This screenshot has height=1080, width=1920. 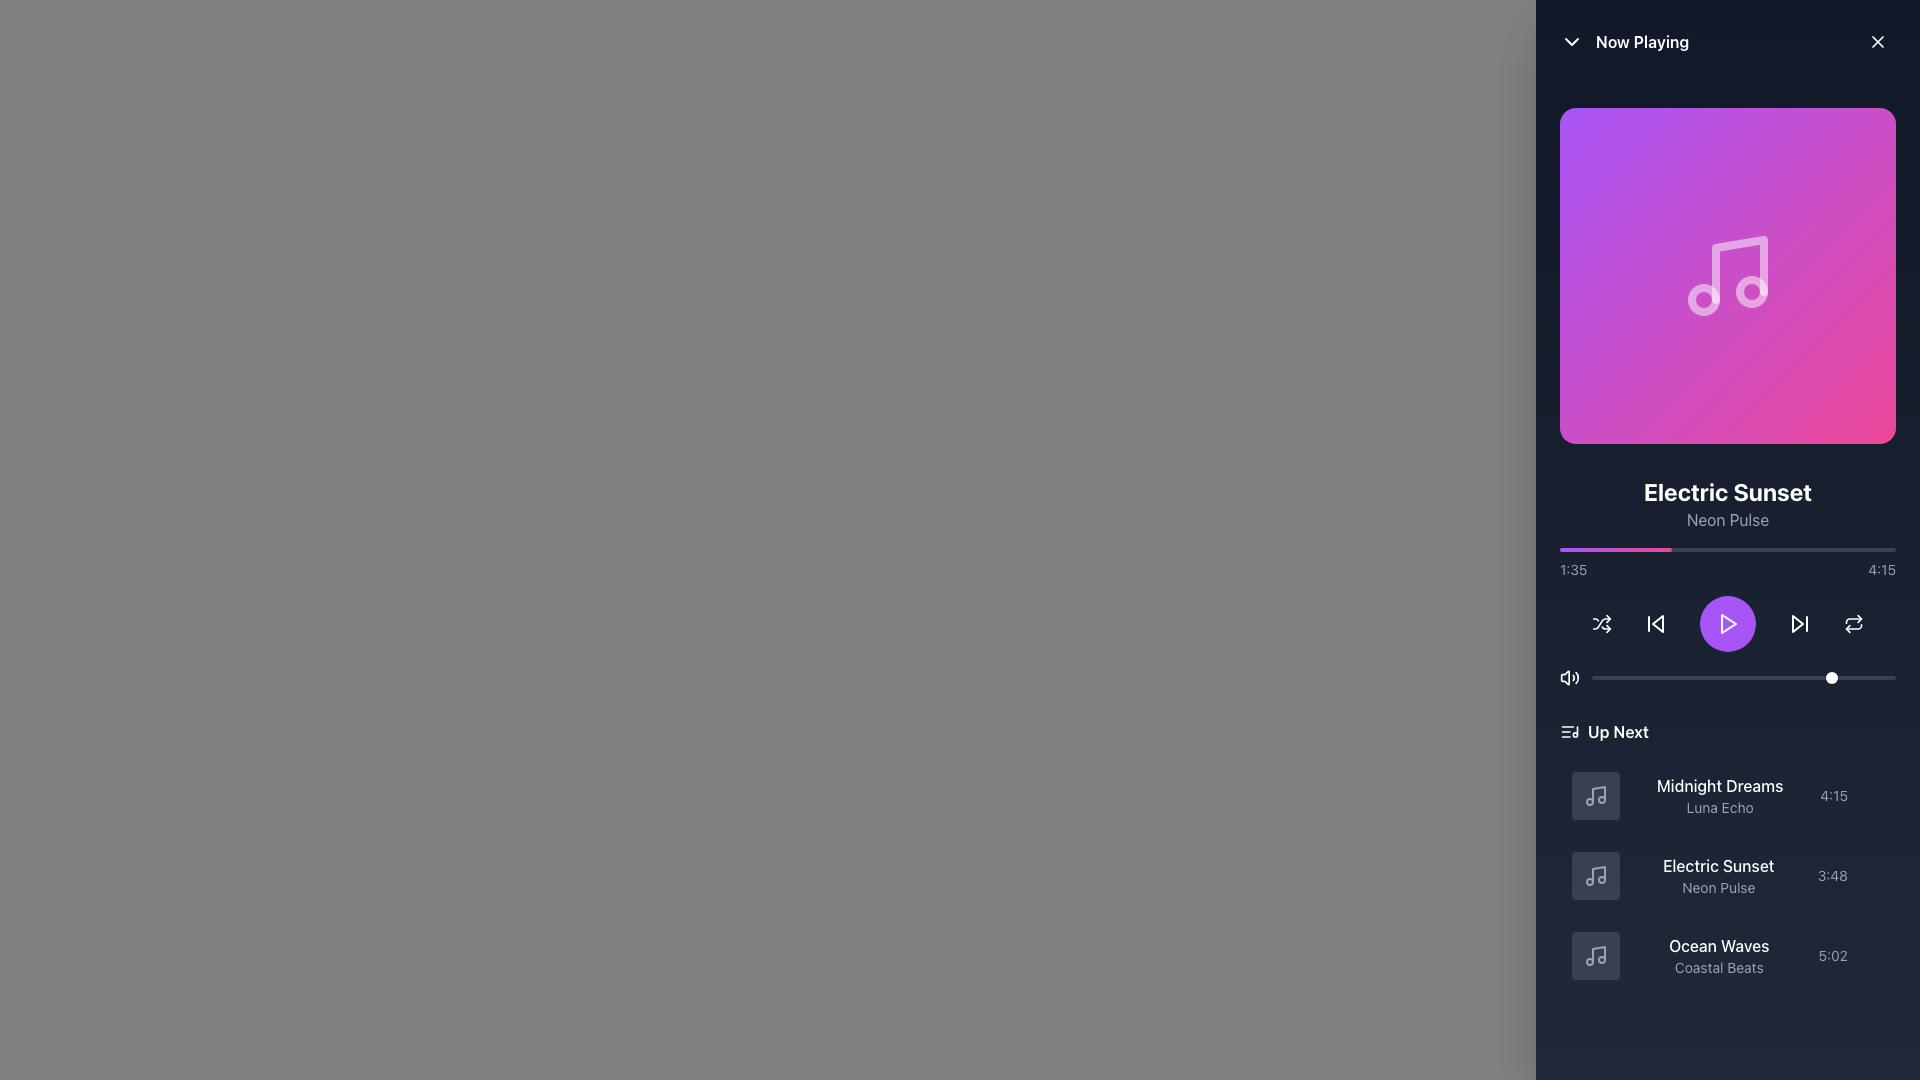 I want to click on text label 'Up Next' which is bold and located on the right side panel of the interface, positioned towards the upper-middle region, accompanied by a small icon resembling a list with a musical note, so click(x=1604, y=732).